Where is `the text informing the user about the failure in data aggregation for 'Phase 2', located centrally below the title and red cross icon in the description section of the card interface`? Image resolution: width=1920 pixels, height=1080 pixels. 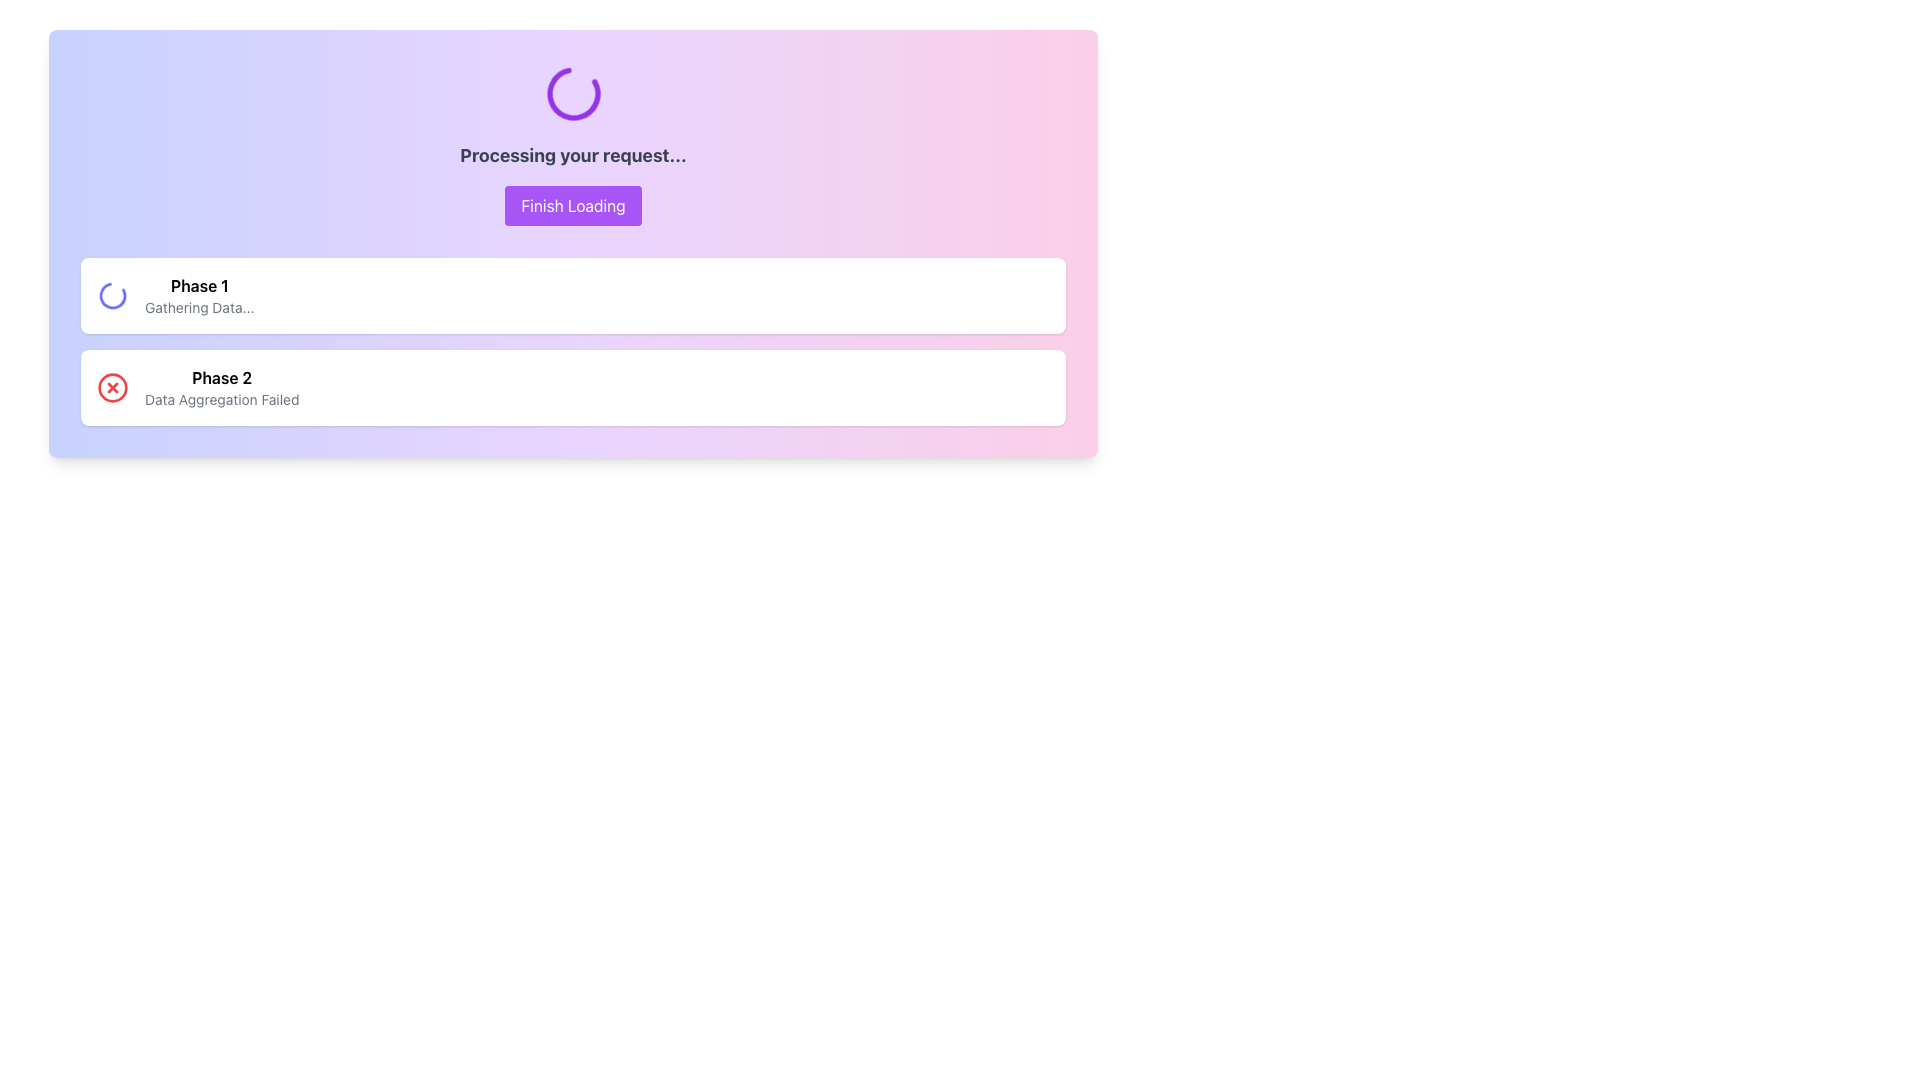
the text informing the user about the failure in data aggregation for 'Phase 2', located centrally below the title and red cross icon in the description section of the card interface is located at coordinates (222, 400).